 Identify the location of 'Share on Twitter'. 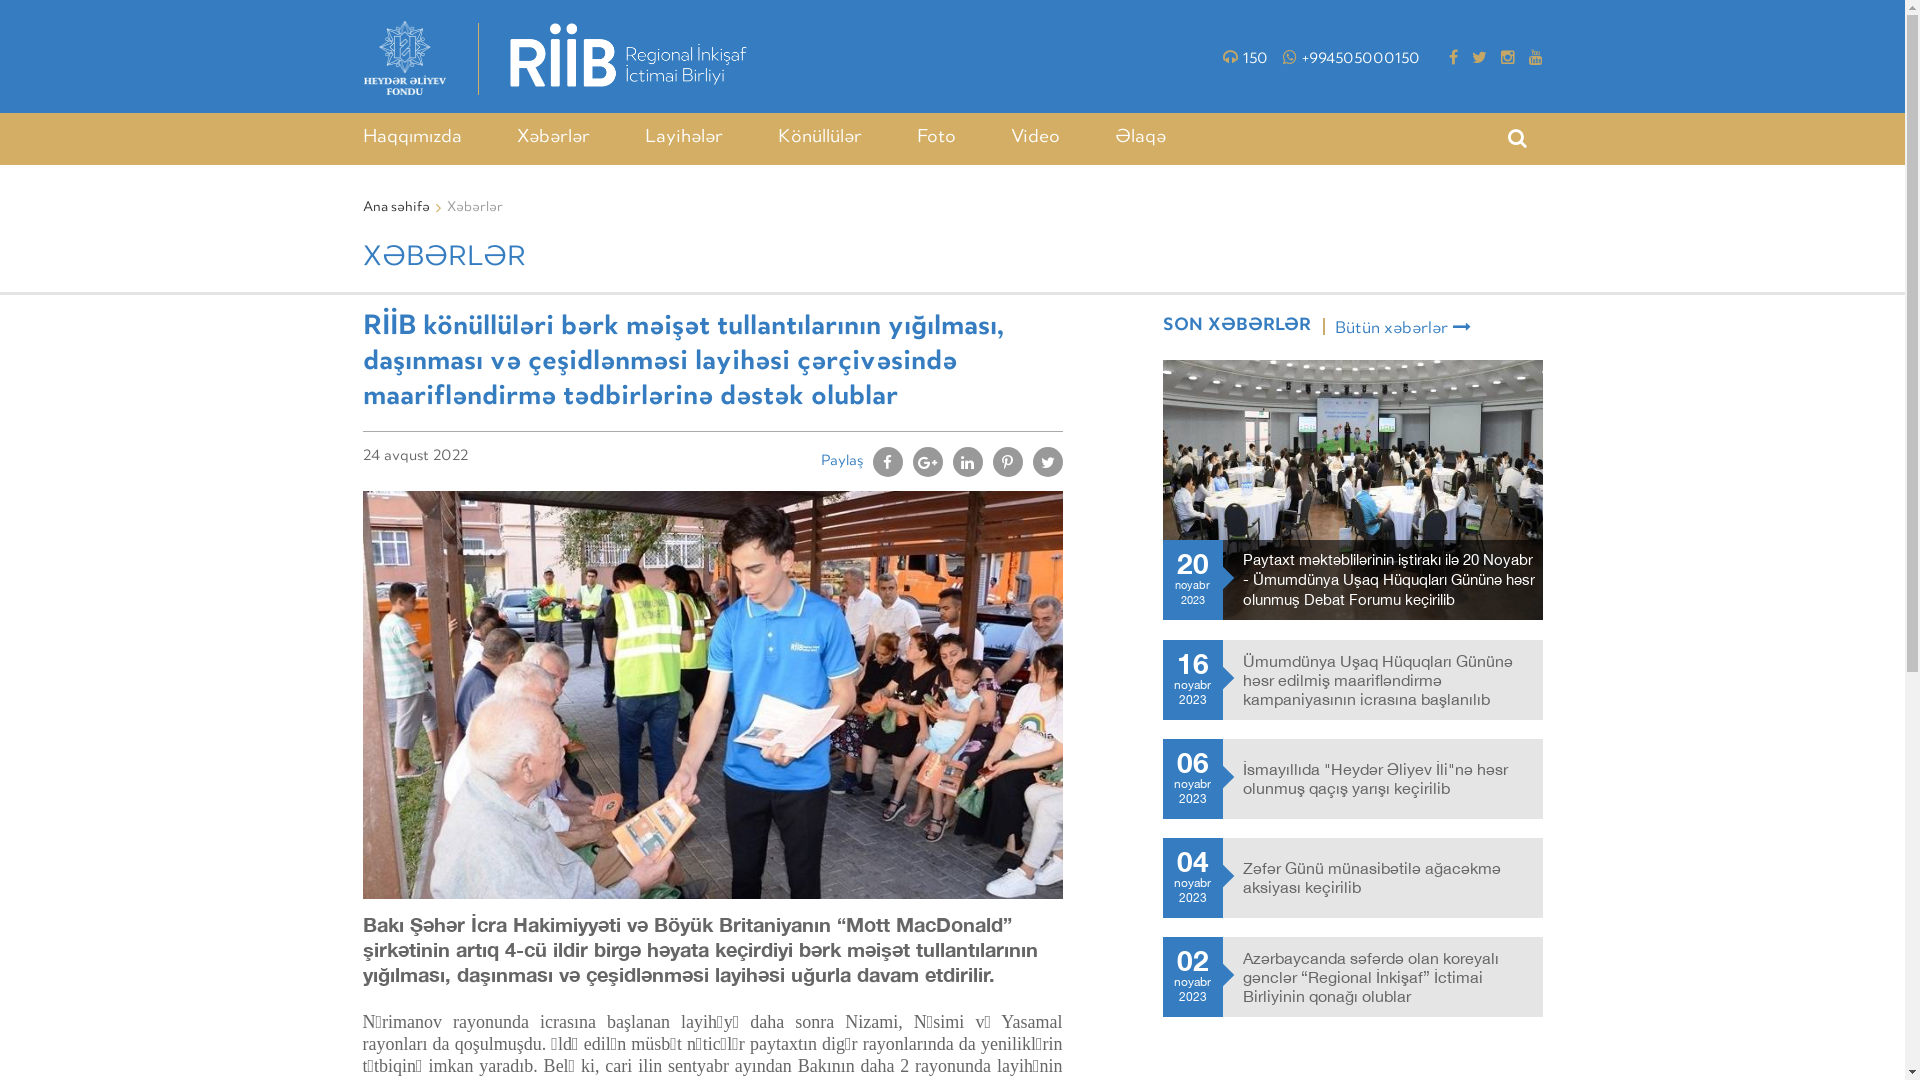
(1045, 462).